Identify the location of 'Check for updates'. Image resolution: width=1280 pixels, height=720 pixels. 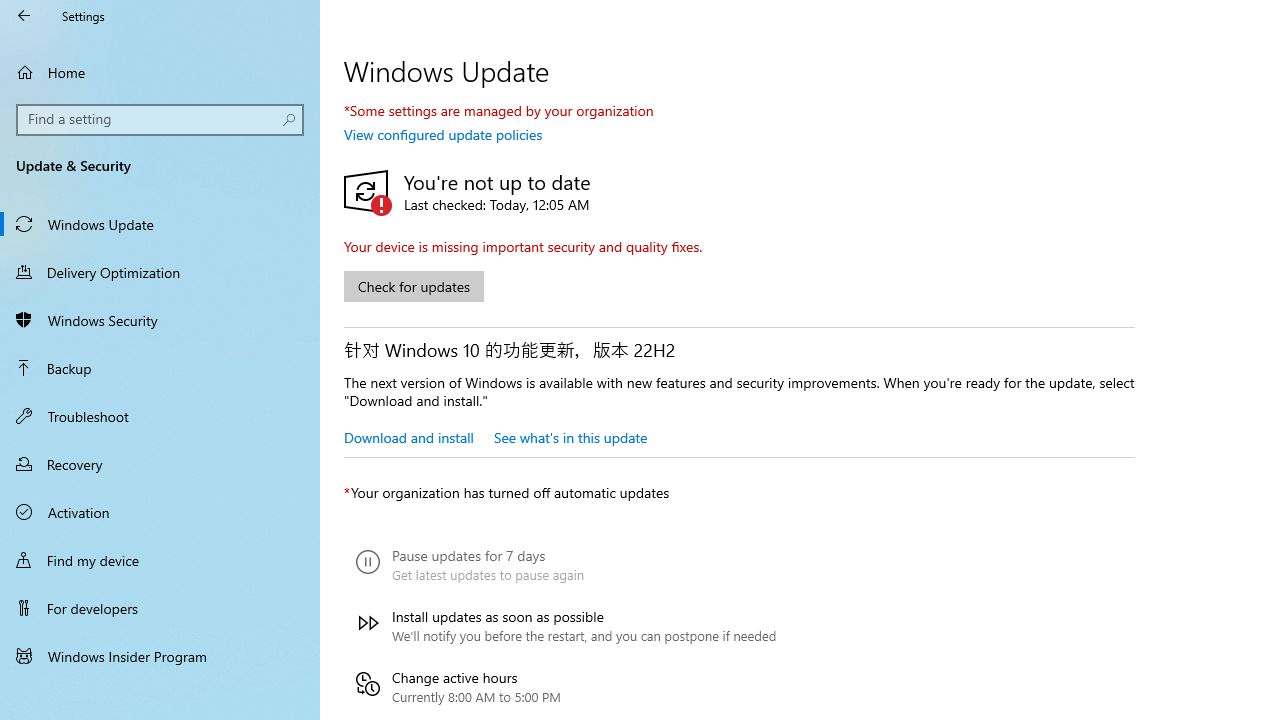
(413, 286).